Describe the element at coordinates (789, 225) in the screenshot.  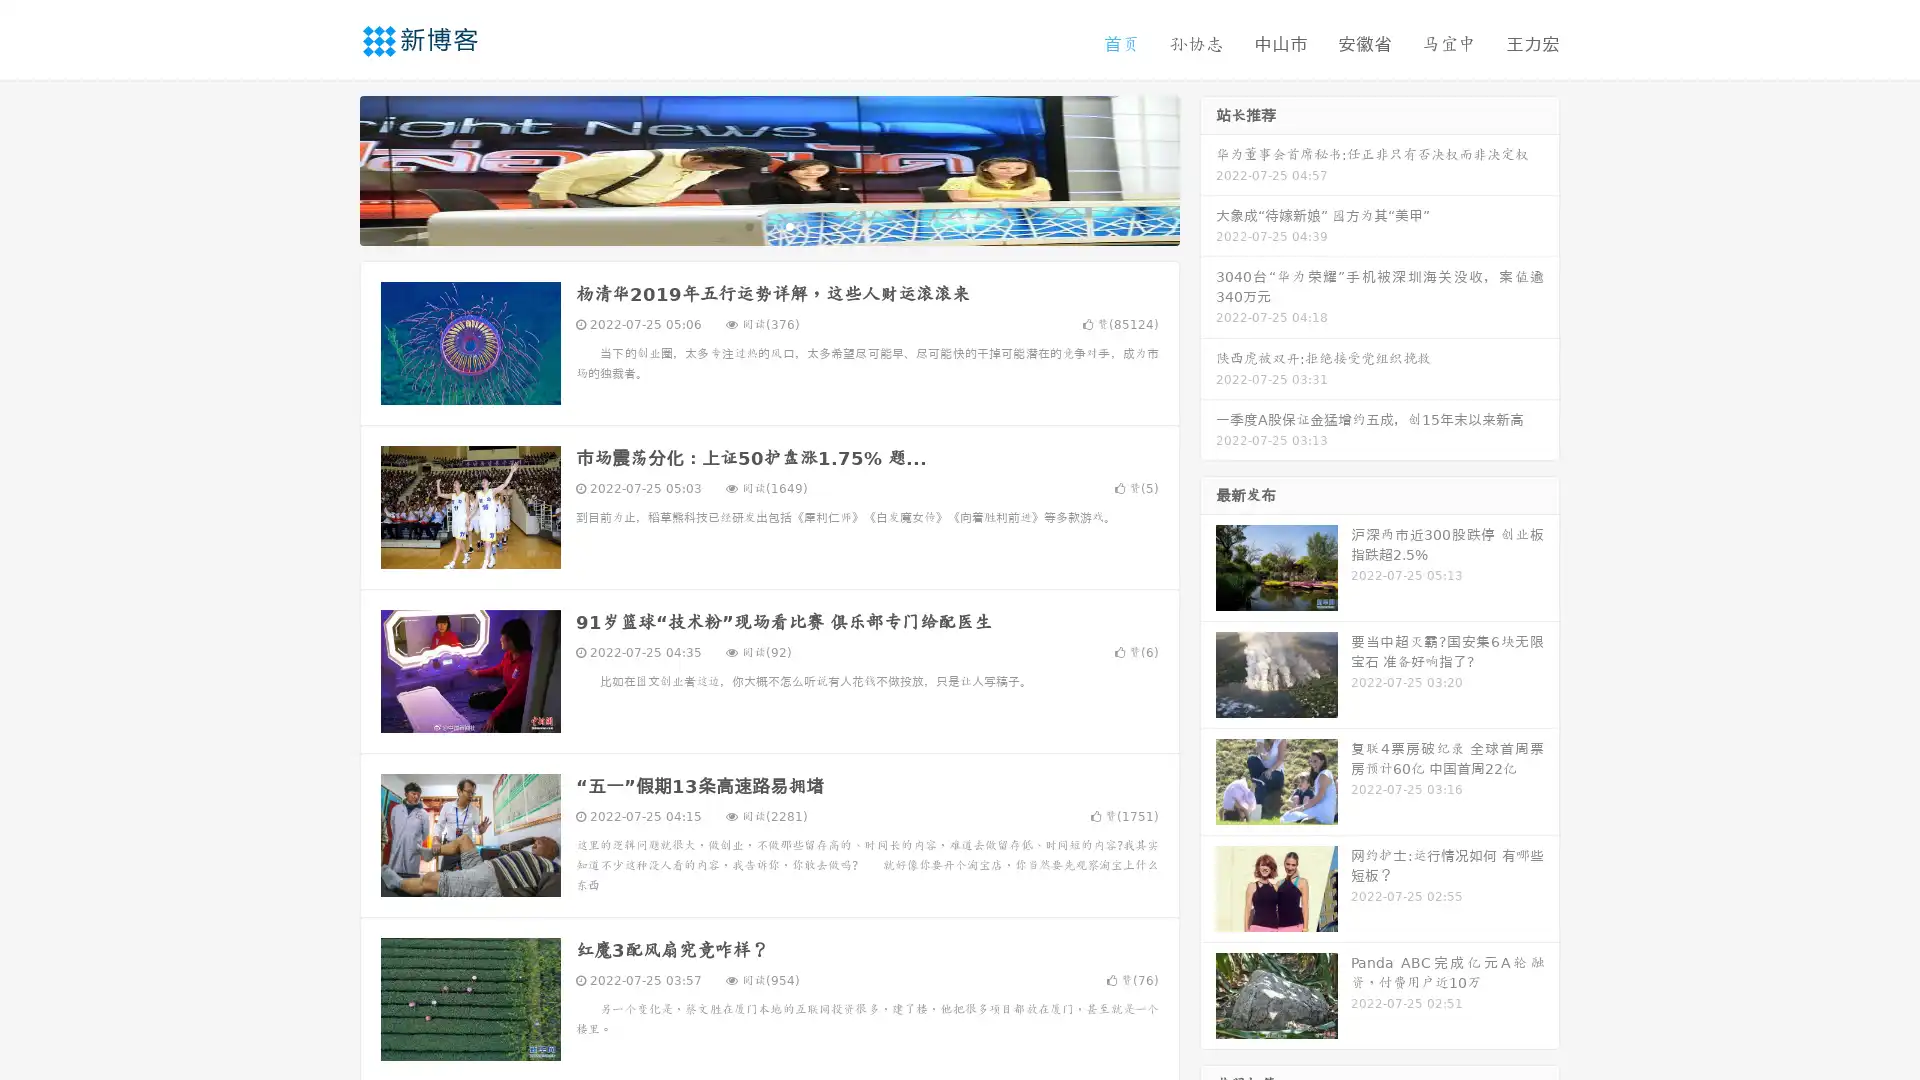
I see `Go to slide 3` at that location.